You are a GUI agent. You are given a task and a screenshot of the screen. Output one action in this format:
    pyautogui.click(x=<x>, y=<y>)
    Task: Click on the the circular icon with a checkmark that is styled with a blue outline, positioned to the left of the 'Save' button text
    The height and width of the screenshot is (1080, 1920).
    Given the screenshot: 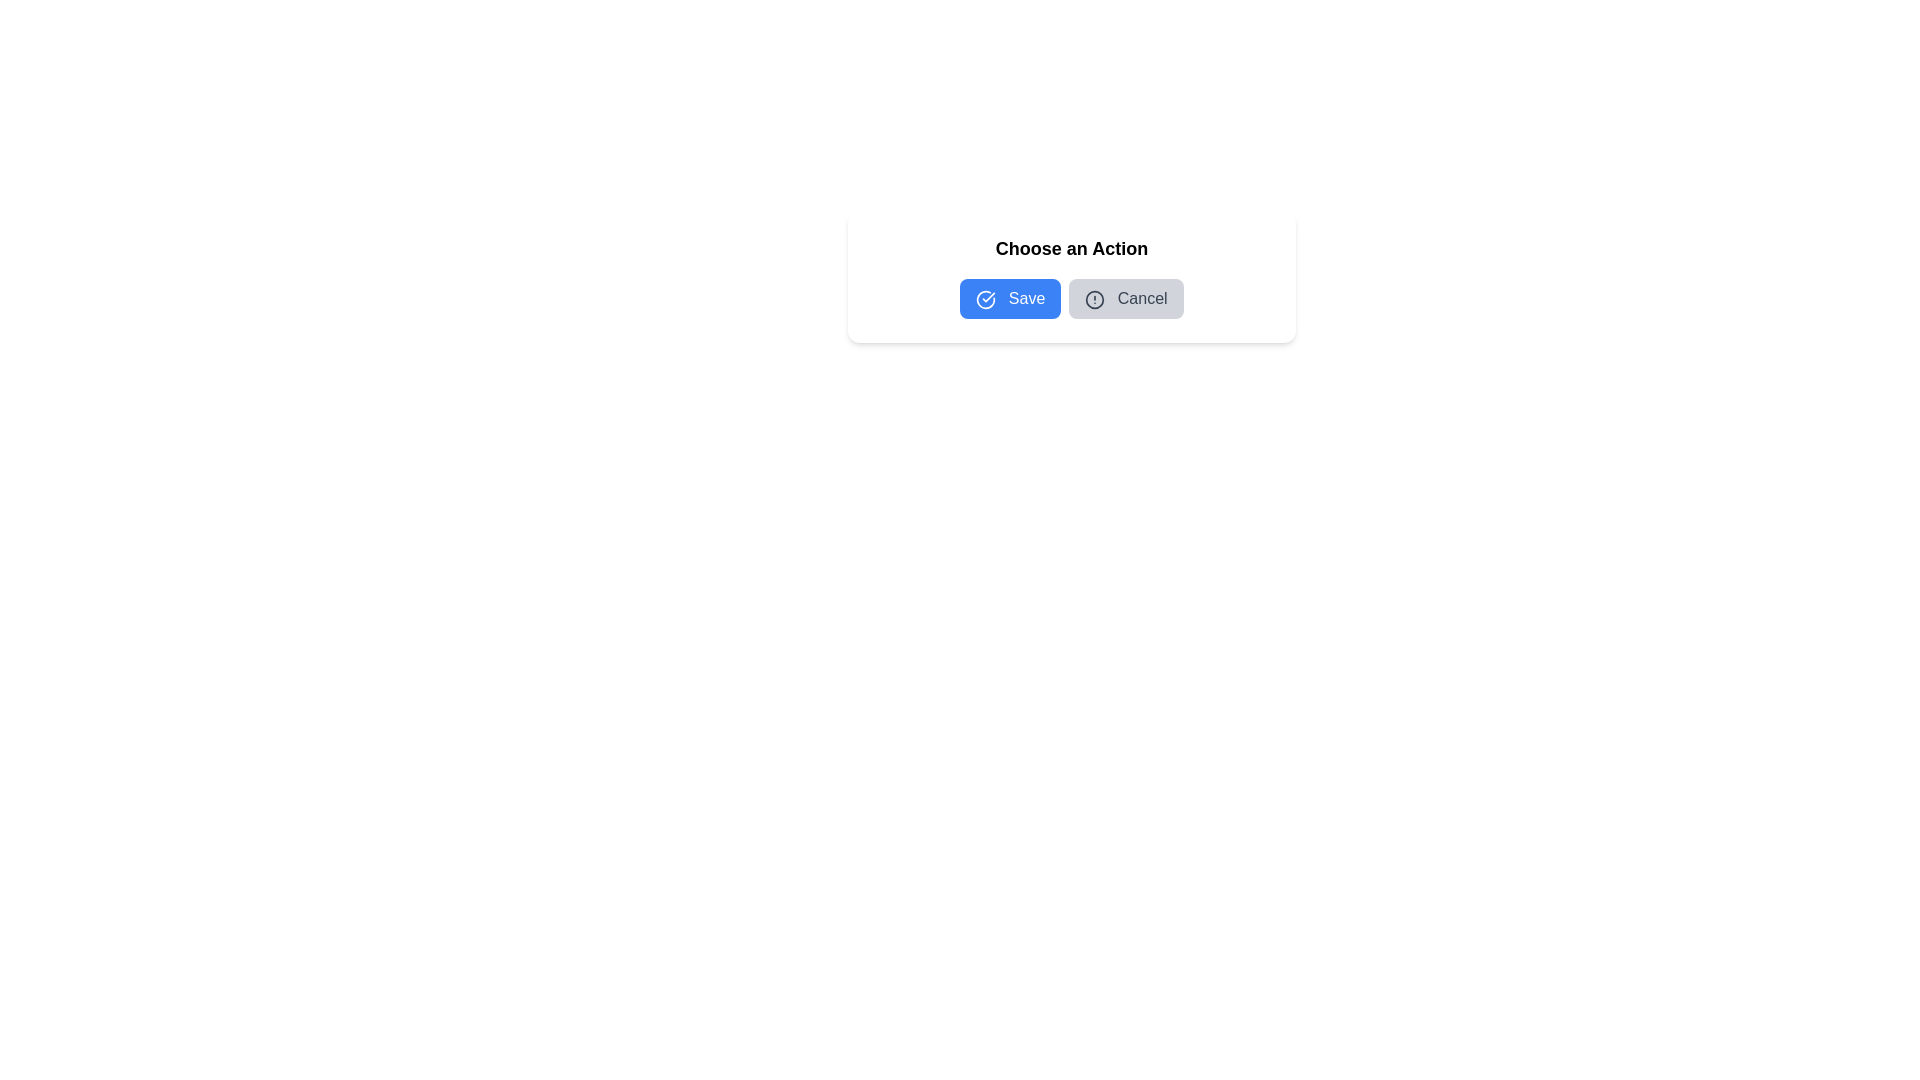 What is the action you would take?
    pyautogui.click(x=986, y=299)
    